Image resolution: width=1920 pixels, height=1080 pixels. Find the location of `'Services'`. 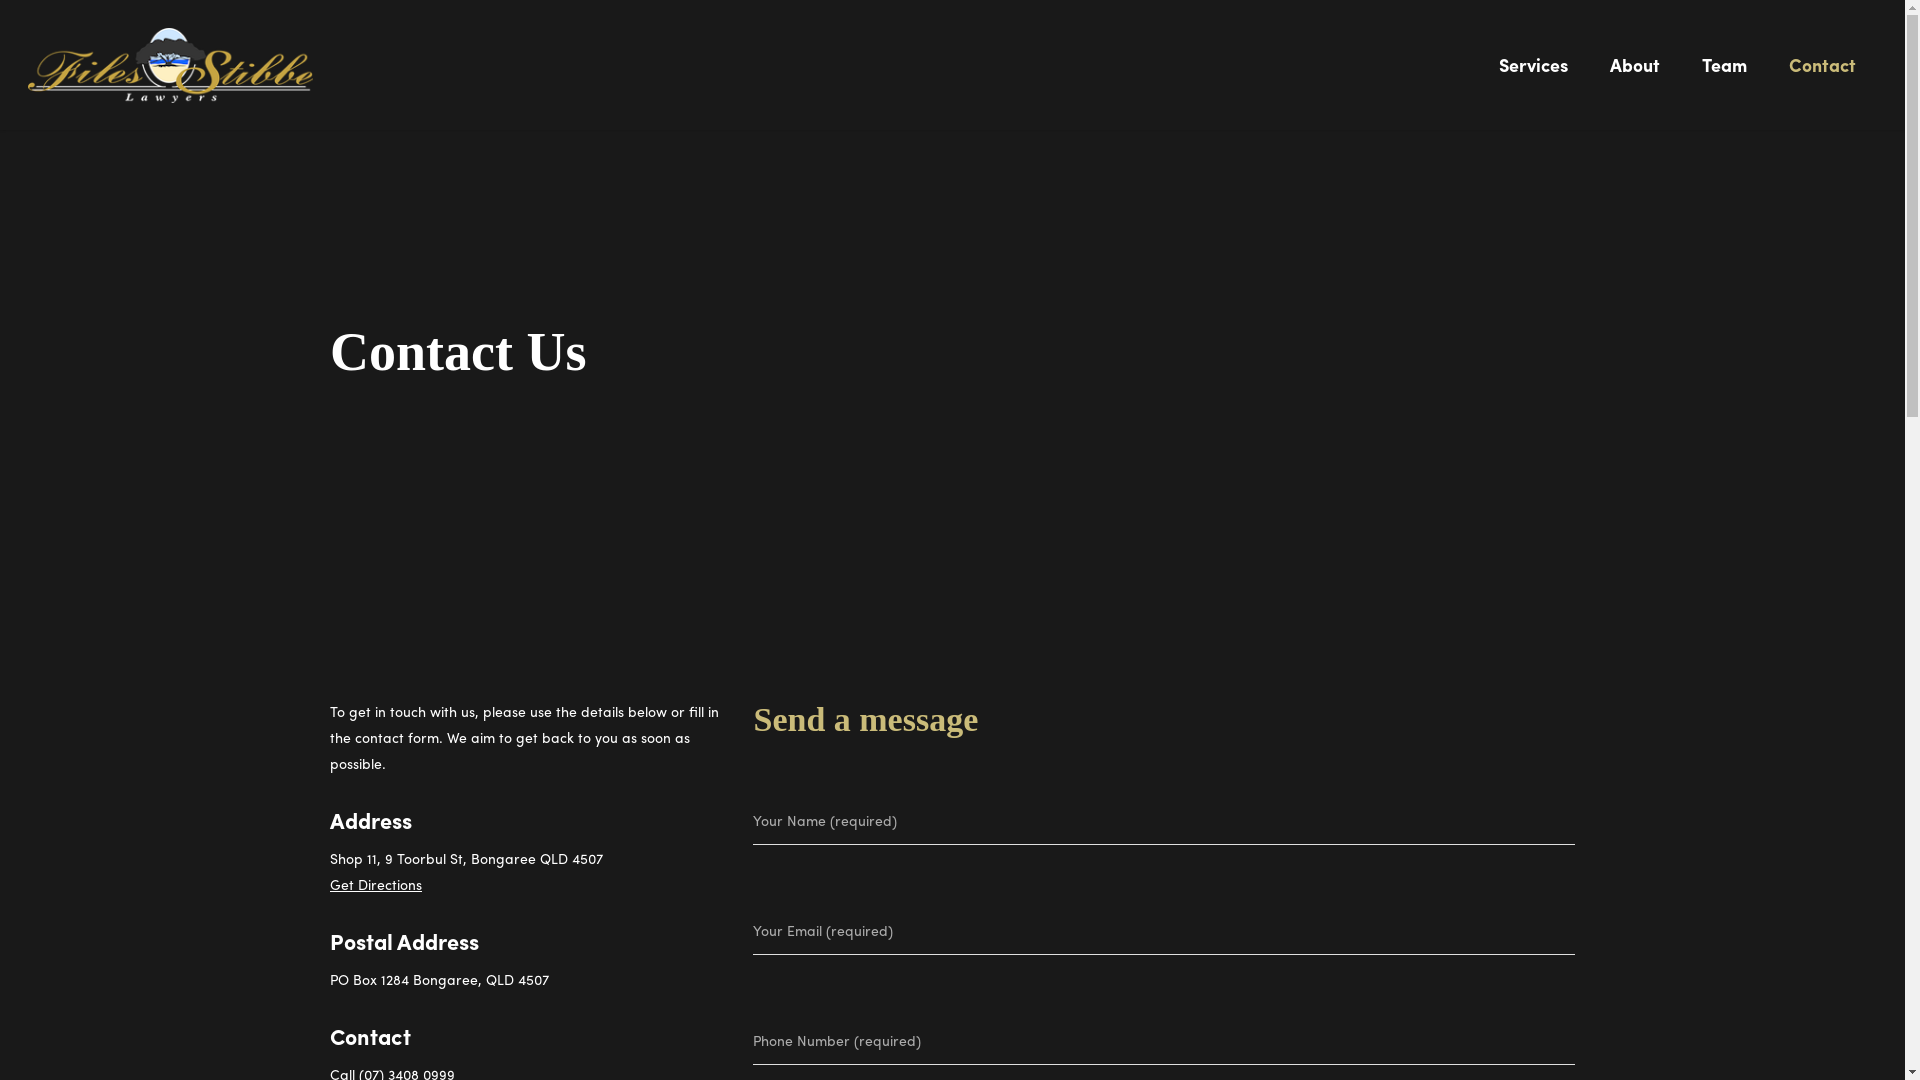

'Services' is located at coordinates (1478, 77).